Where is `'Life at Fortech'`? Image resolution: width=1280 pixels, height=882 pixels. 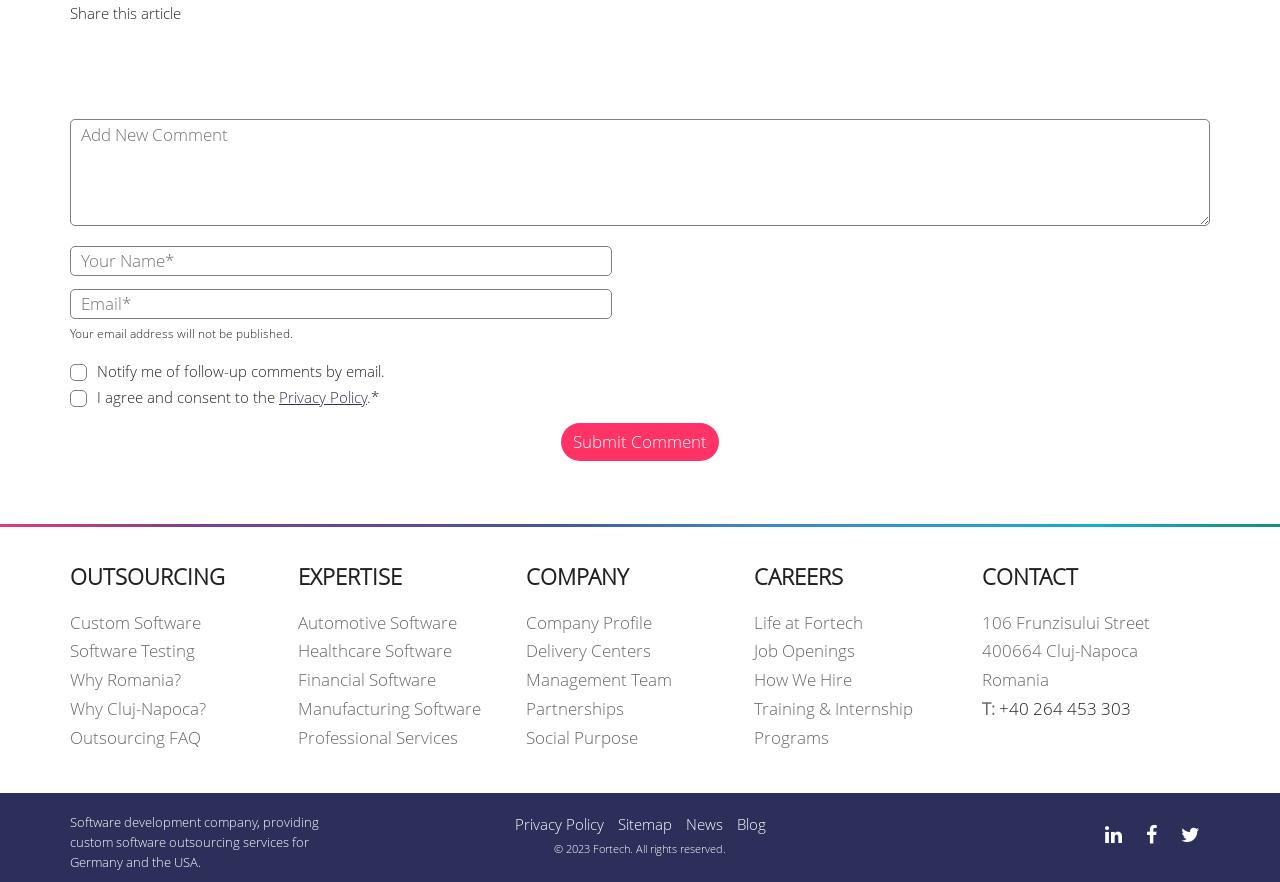 'Life at Fortech' is located at coordinates (753, 620).